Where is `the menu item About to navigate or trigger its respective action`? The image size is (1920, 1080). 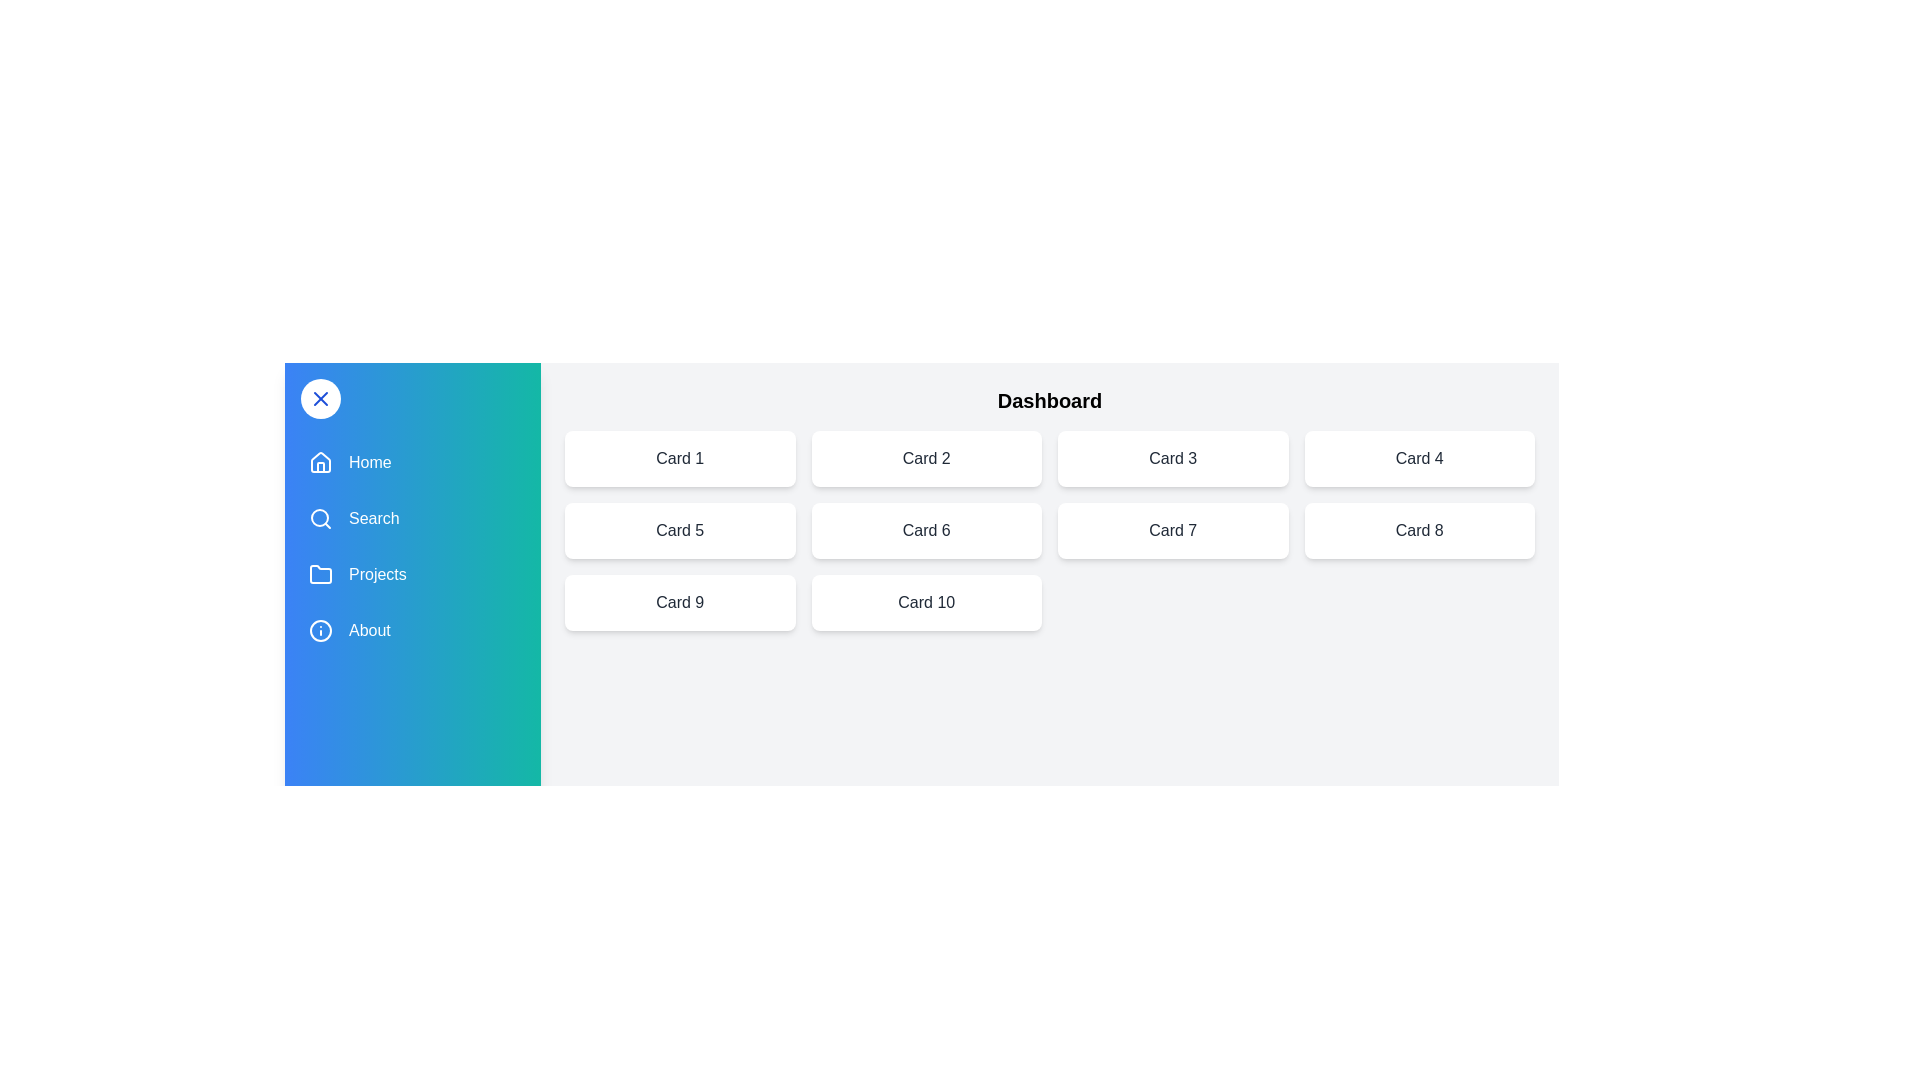
the menu item About to navigate or trigger its respective action is located at coordinates (411, 631).